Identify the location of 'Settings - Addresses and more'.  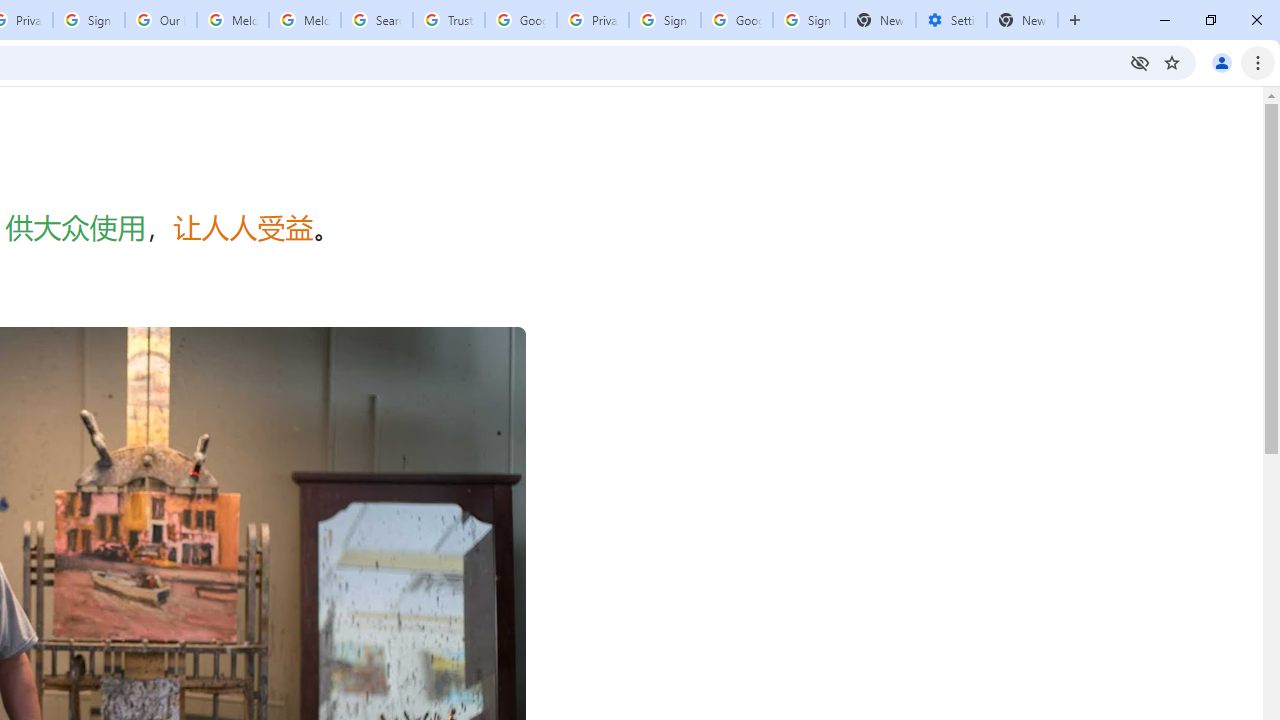
(950, 20).